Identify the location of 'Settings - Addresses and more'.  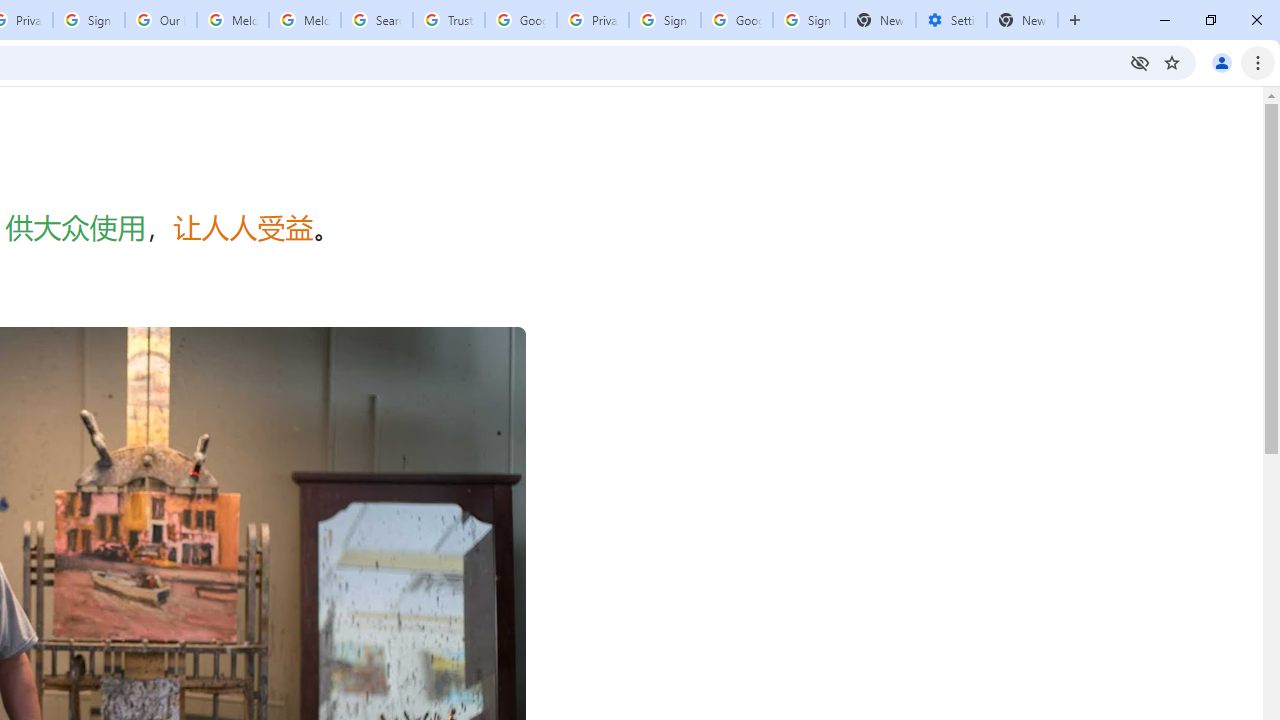
(950, 20).